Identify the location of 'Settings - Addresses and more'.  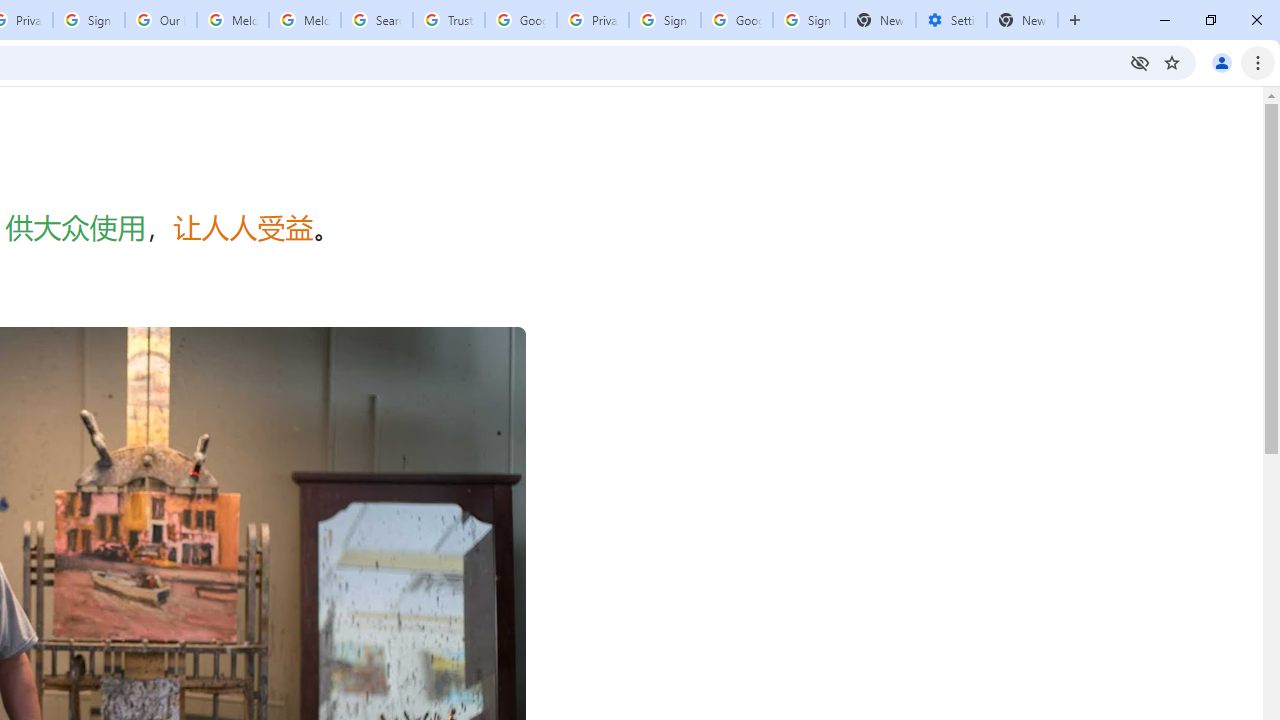
(950, 20).